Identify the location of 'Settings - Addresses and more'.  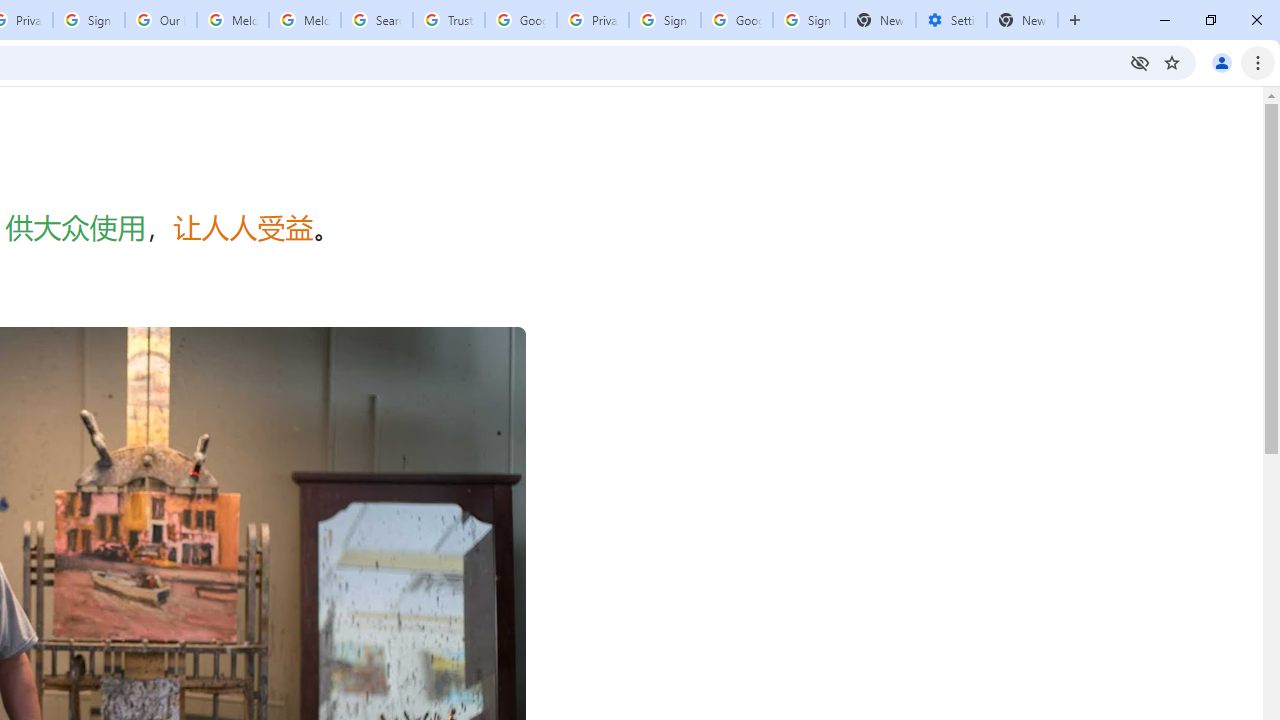
(950, 20).